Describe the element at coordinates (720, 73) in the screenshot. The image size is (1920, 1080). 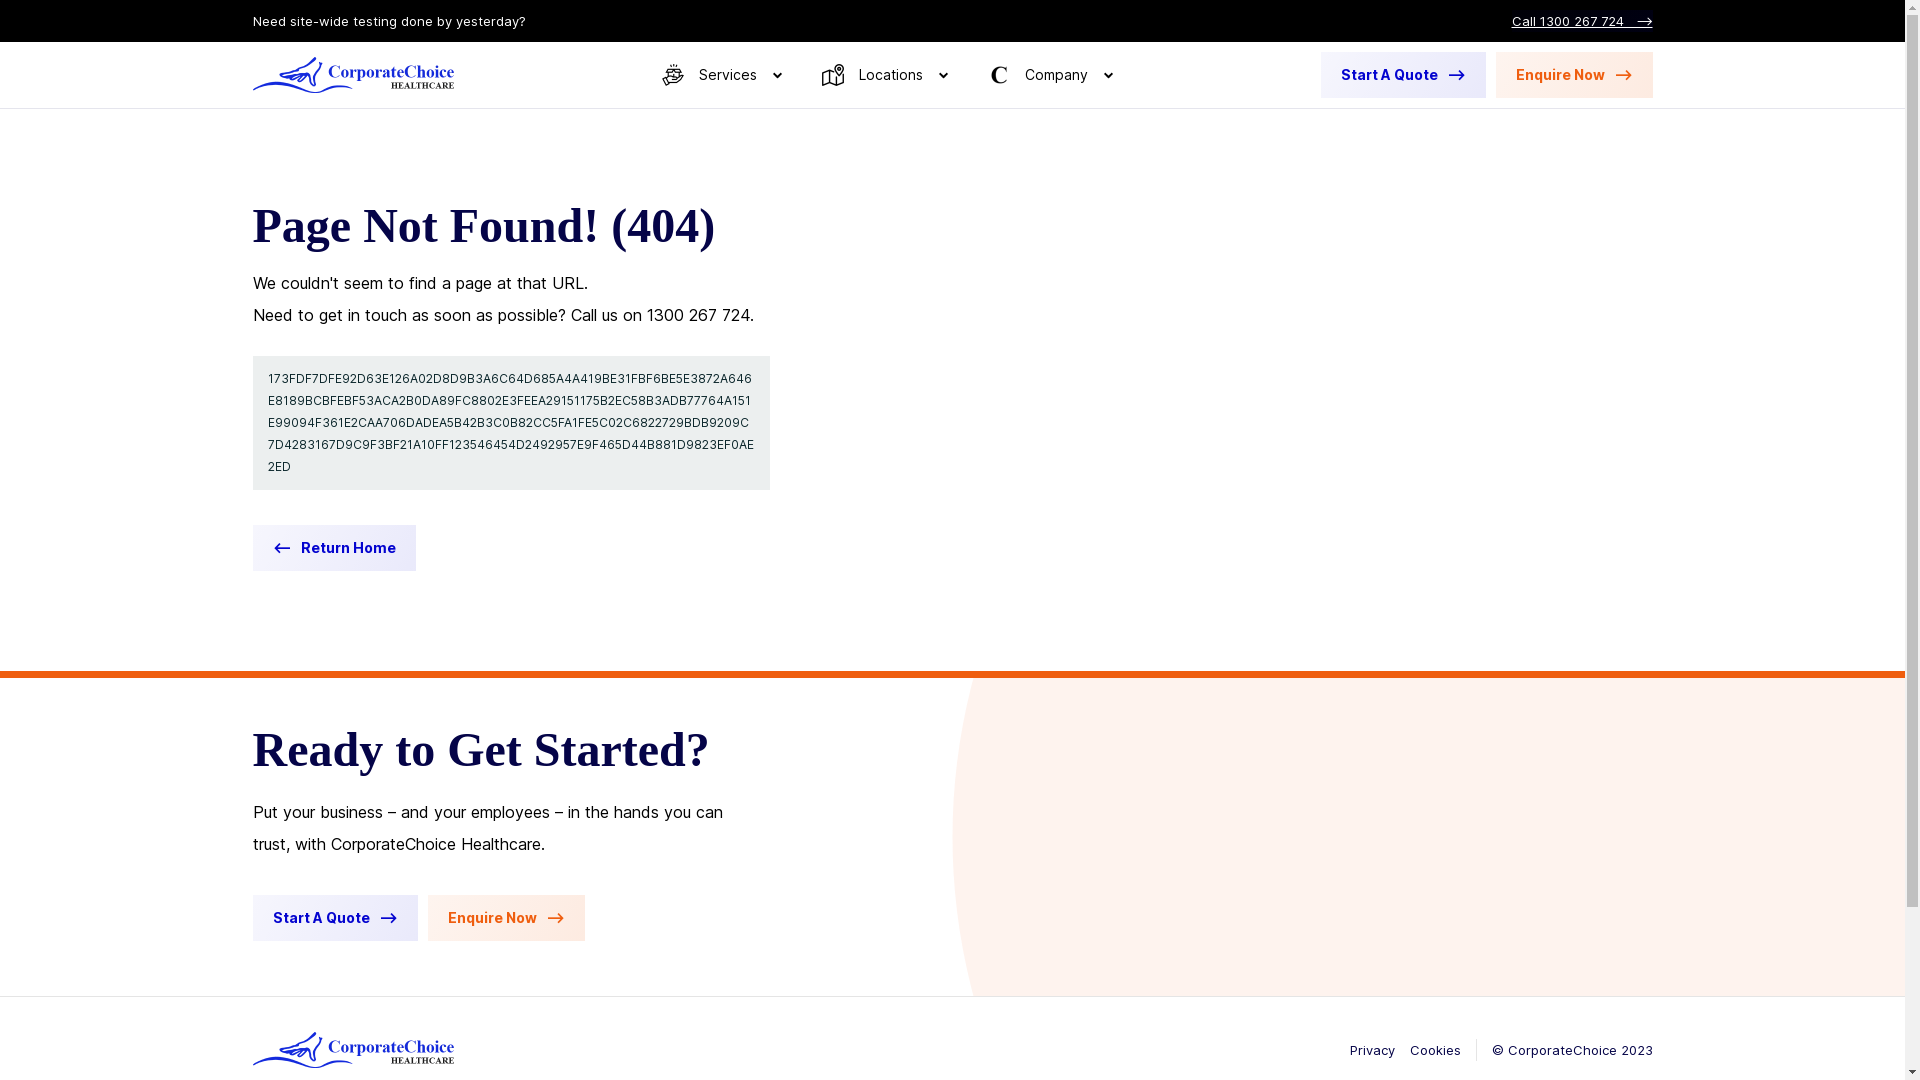
I see `'Services'` at that location.